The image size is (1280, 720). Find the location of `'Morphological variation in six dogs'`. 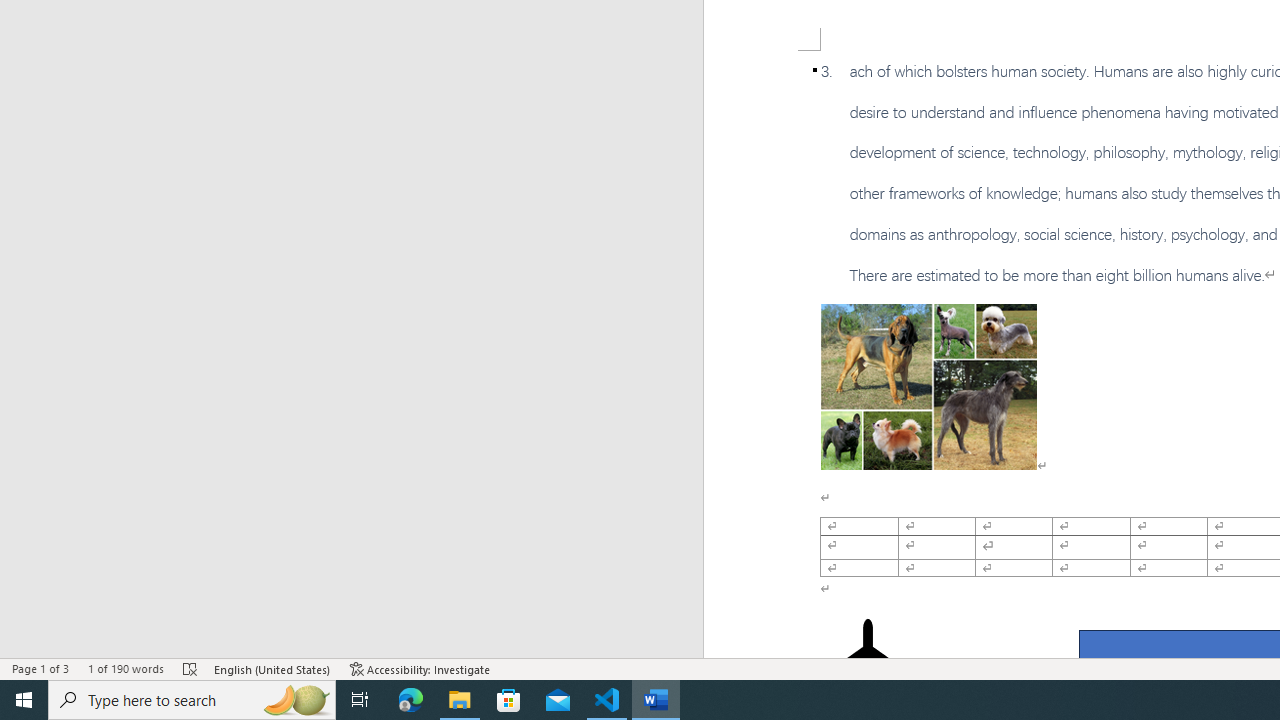

'Morphological variation in six dogs' is located at coordinates (927, 387).